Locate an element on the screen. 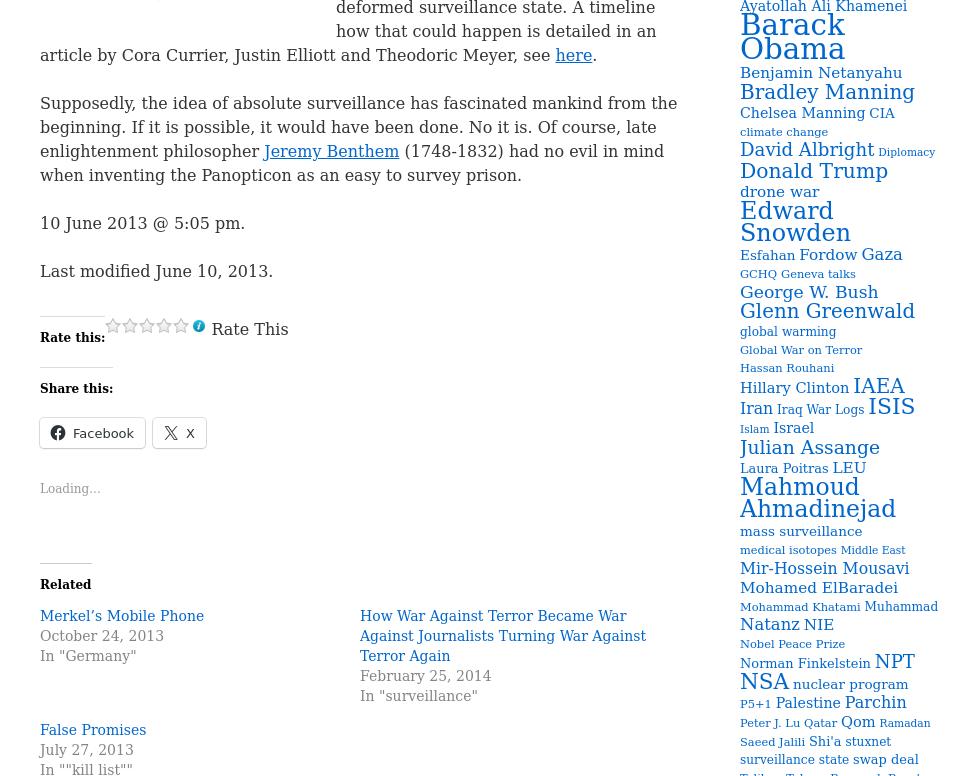 The height and width of the screenshot is (776, 980). 'Middle East' is located at coordinates (872, 549).